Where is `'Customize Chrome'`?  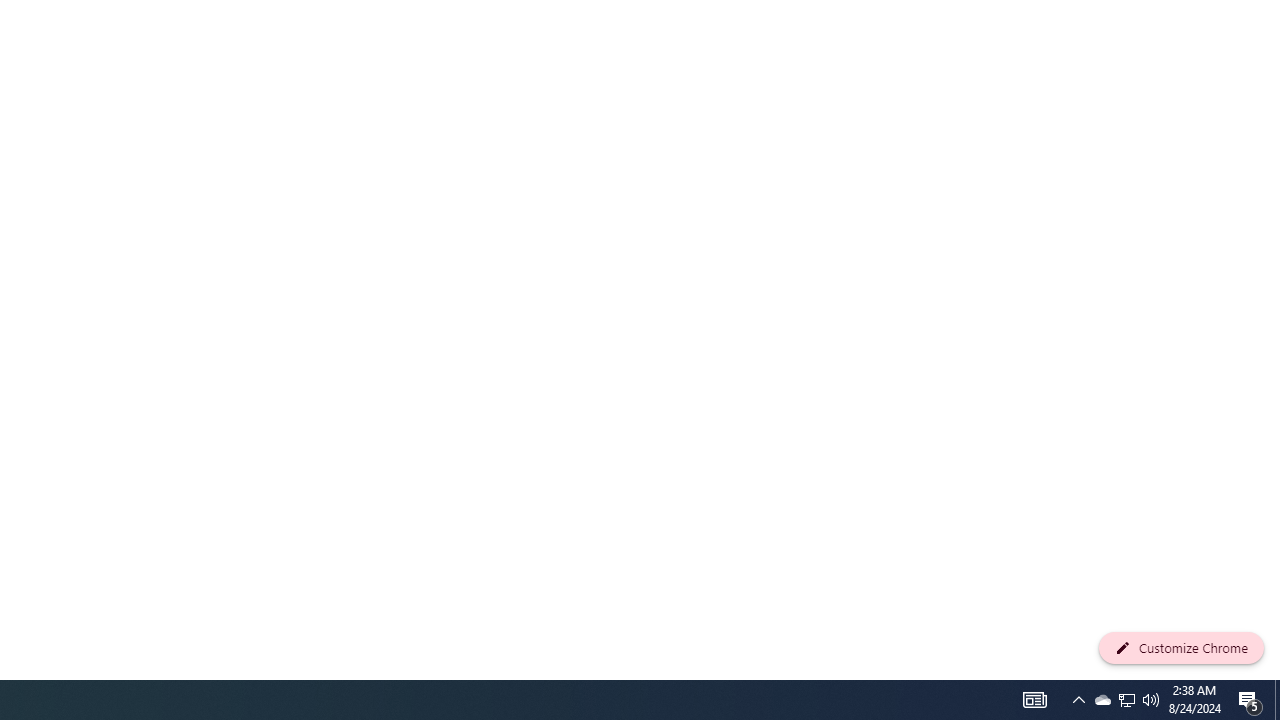
'Customize Chrome' is located at coordinates (1181, 648).